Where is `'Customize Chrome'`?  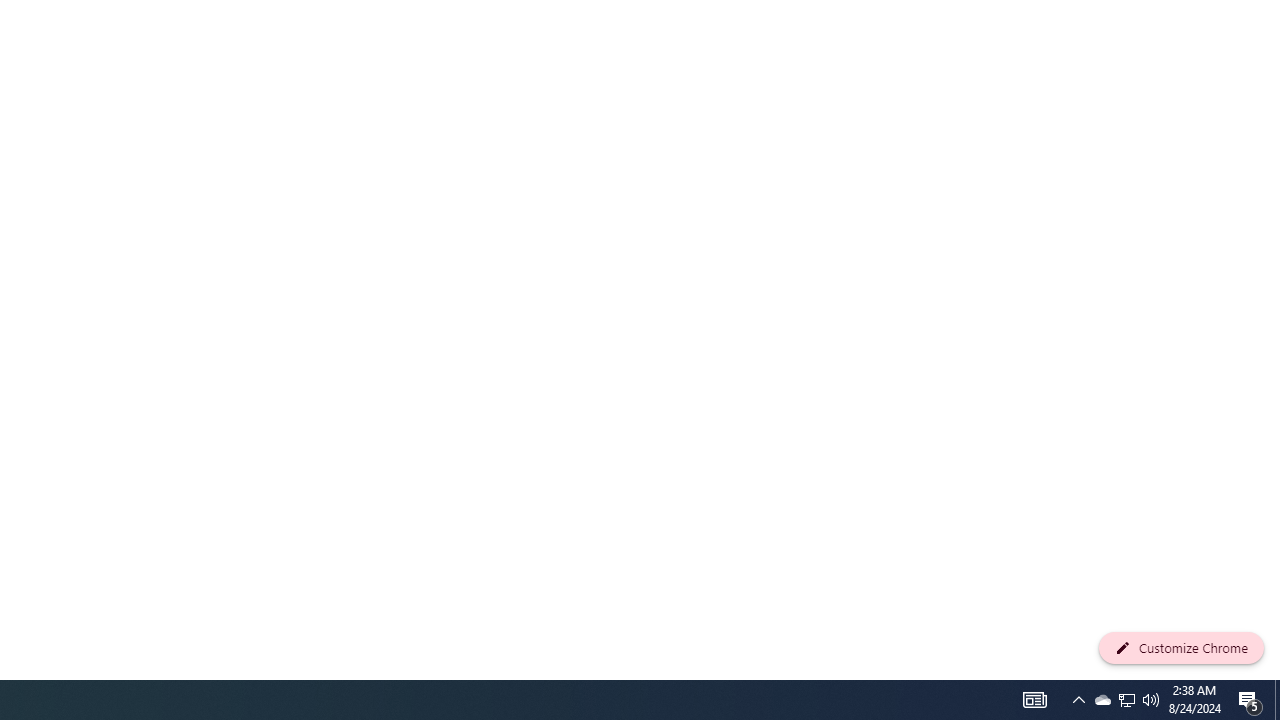
'Customize Chrome' is located at coordinates (1181, 648).